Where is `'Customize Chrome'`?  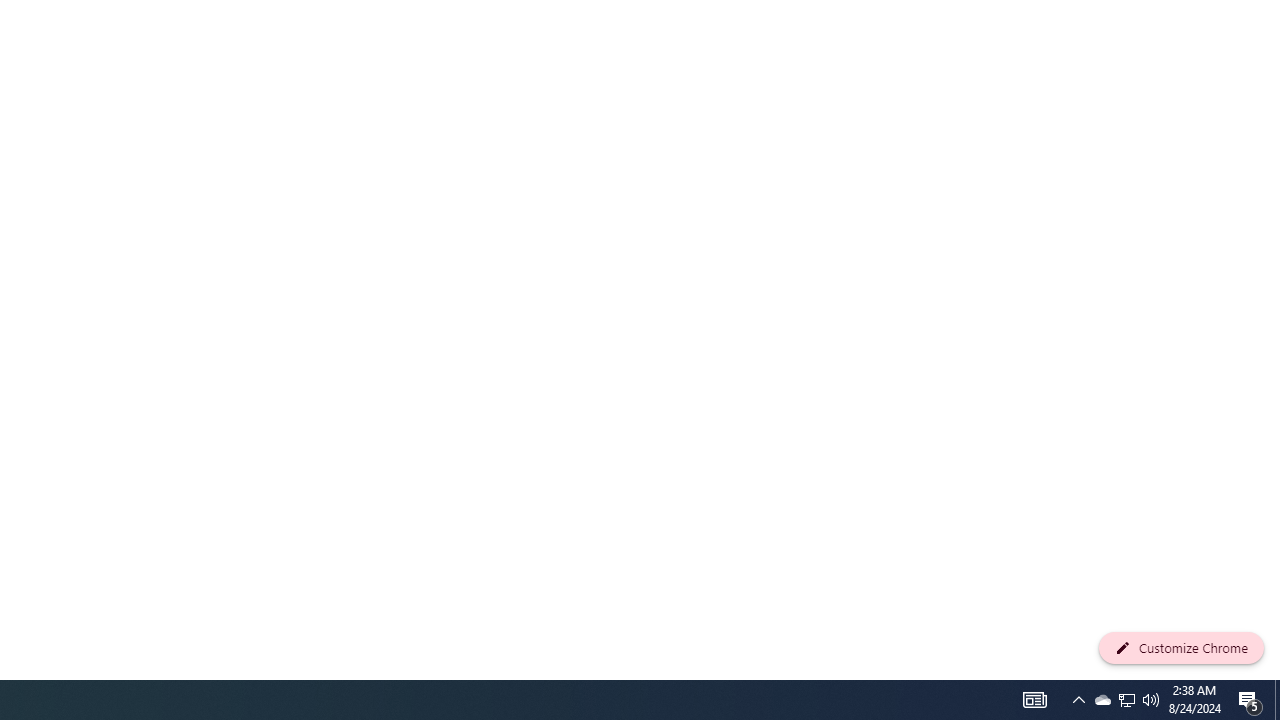
'Customize Chrome' is located at coordinates (1181, 648).